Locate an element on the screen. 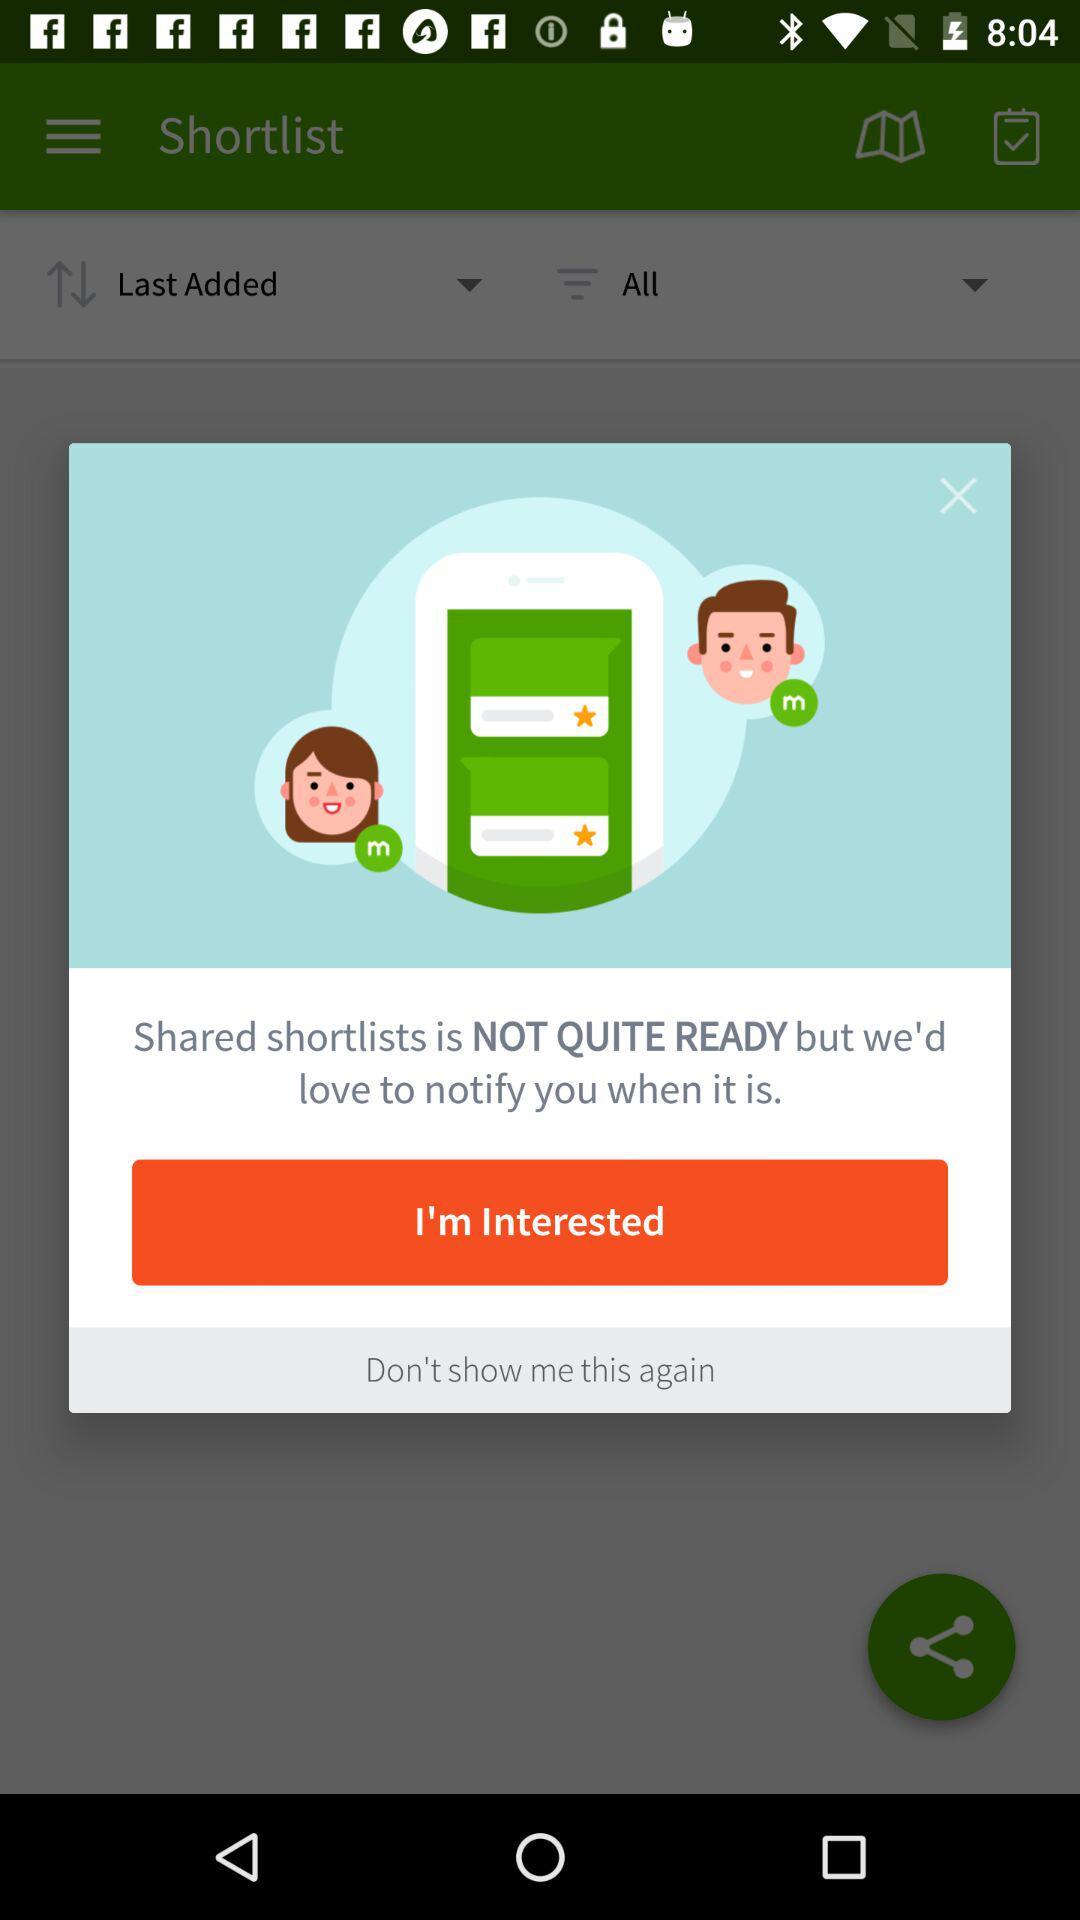 The width and height of the screenshot is (1080, 1920). the i'm interested is located at coordinates (540, 1221).